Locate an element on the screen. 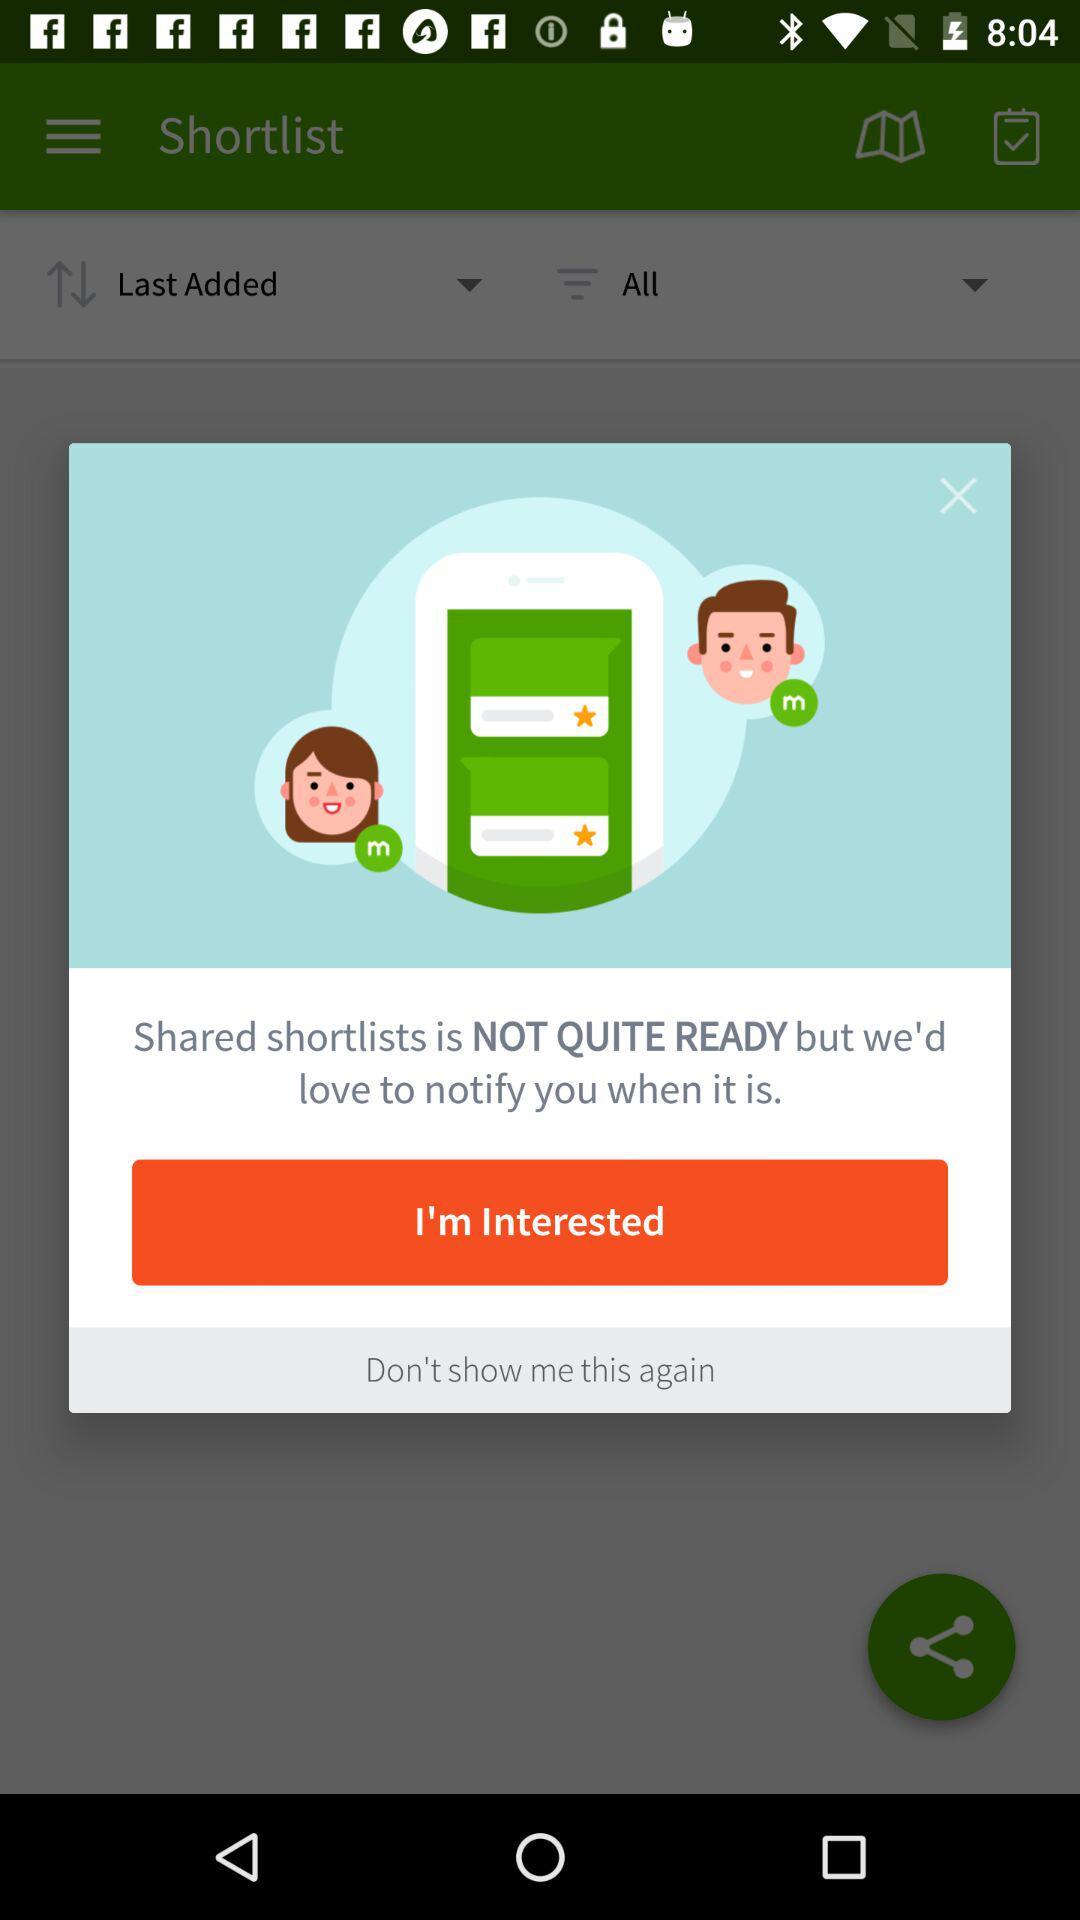 The width and height of the screenshot is (1080, 1920). the i'm interested is located at coordinates (540, 1221).